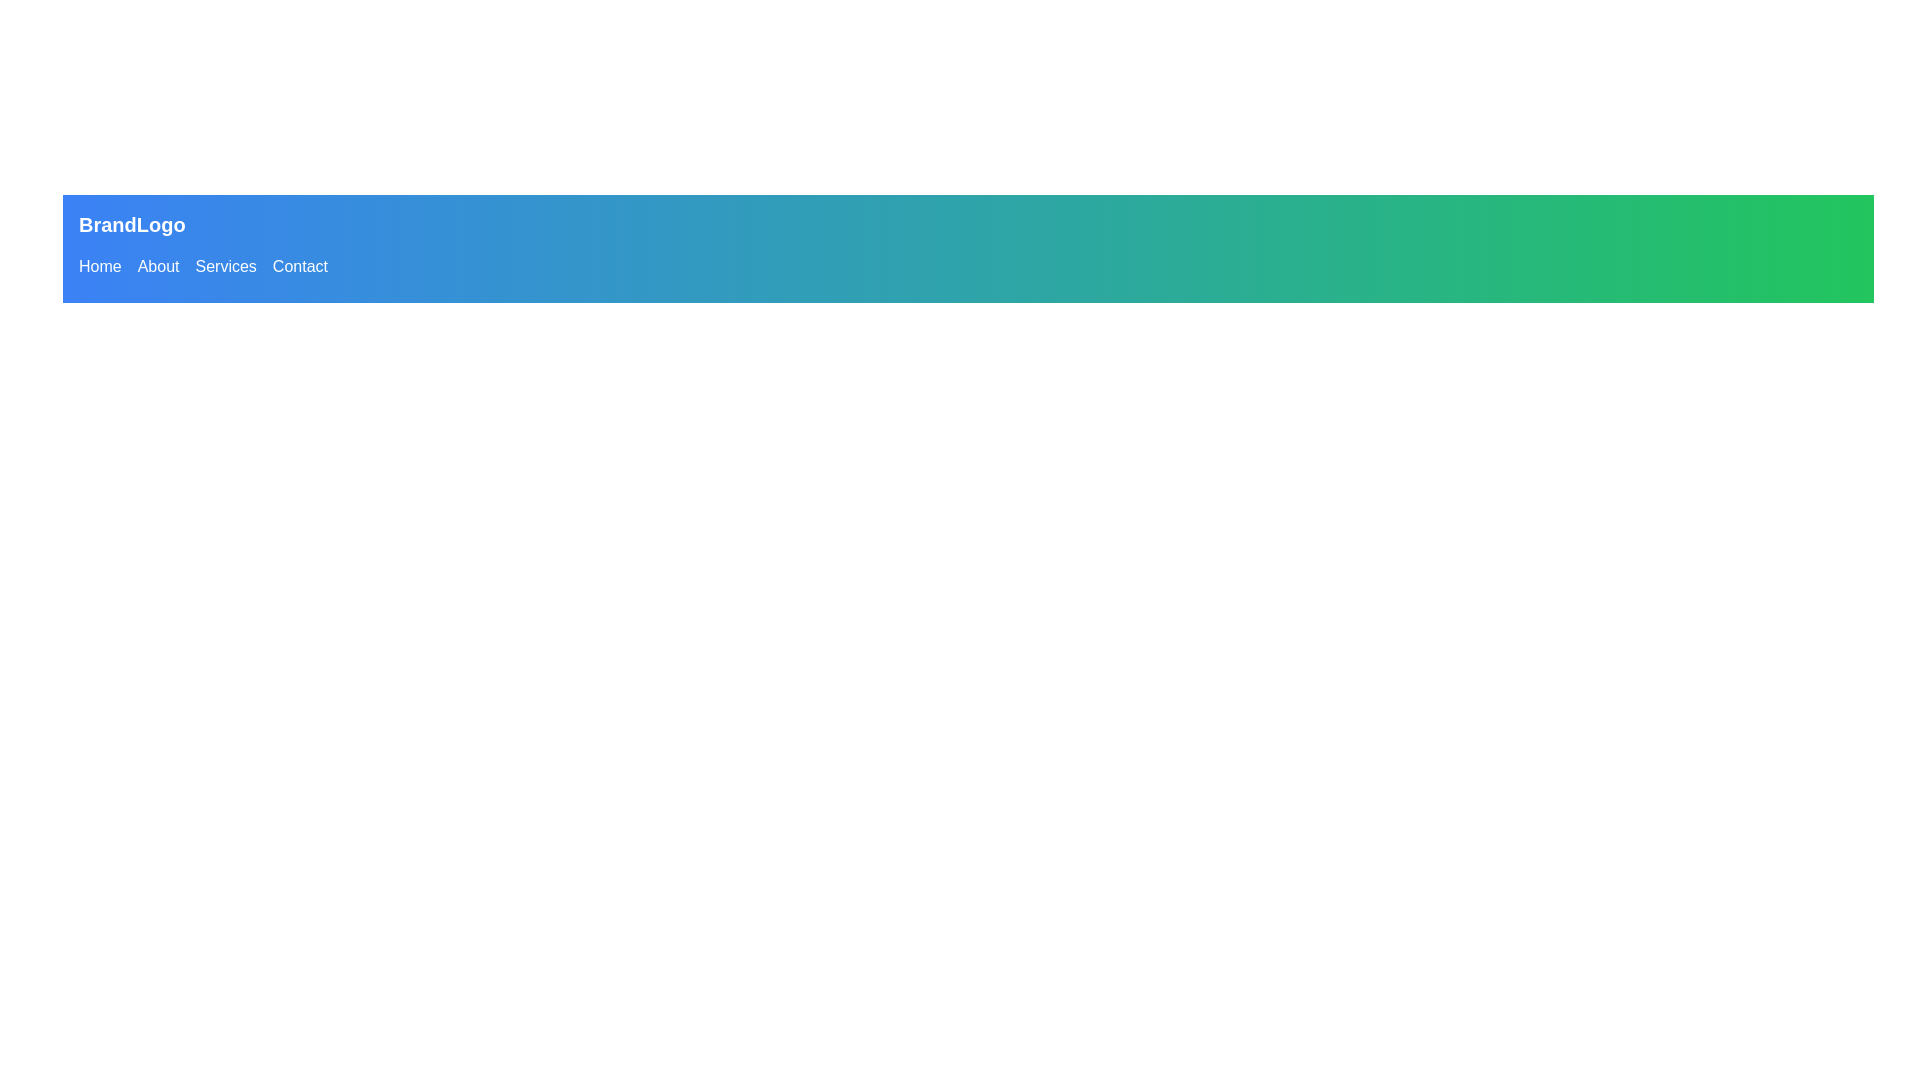  Describe the element at coordinates (157, 265) in the screenshot. I see `the 'About' button in the horizontal navigation bar` at that location.